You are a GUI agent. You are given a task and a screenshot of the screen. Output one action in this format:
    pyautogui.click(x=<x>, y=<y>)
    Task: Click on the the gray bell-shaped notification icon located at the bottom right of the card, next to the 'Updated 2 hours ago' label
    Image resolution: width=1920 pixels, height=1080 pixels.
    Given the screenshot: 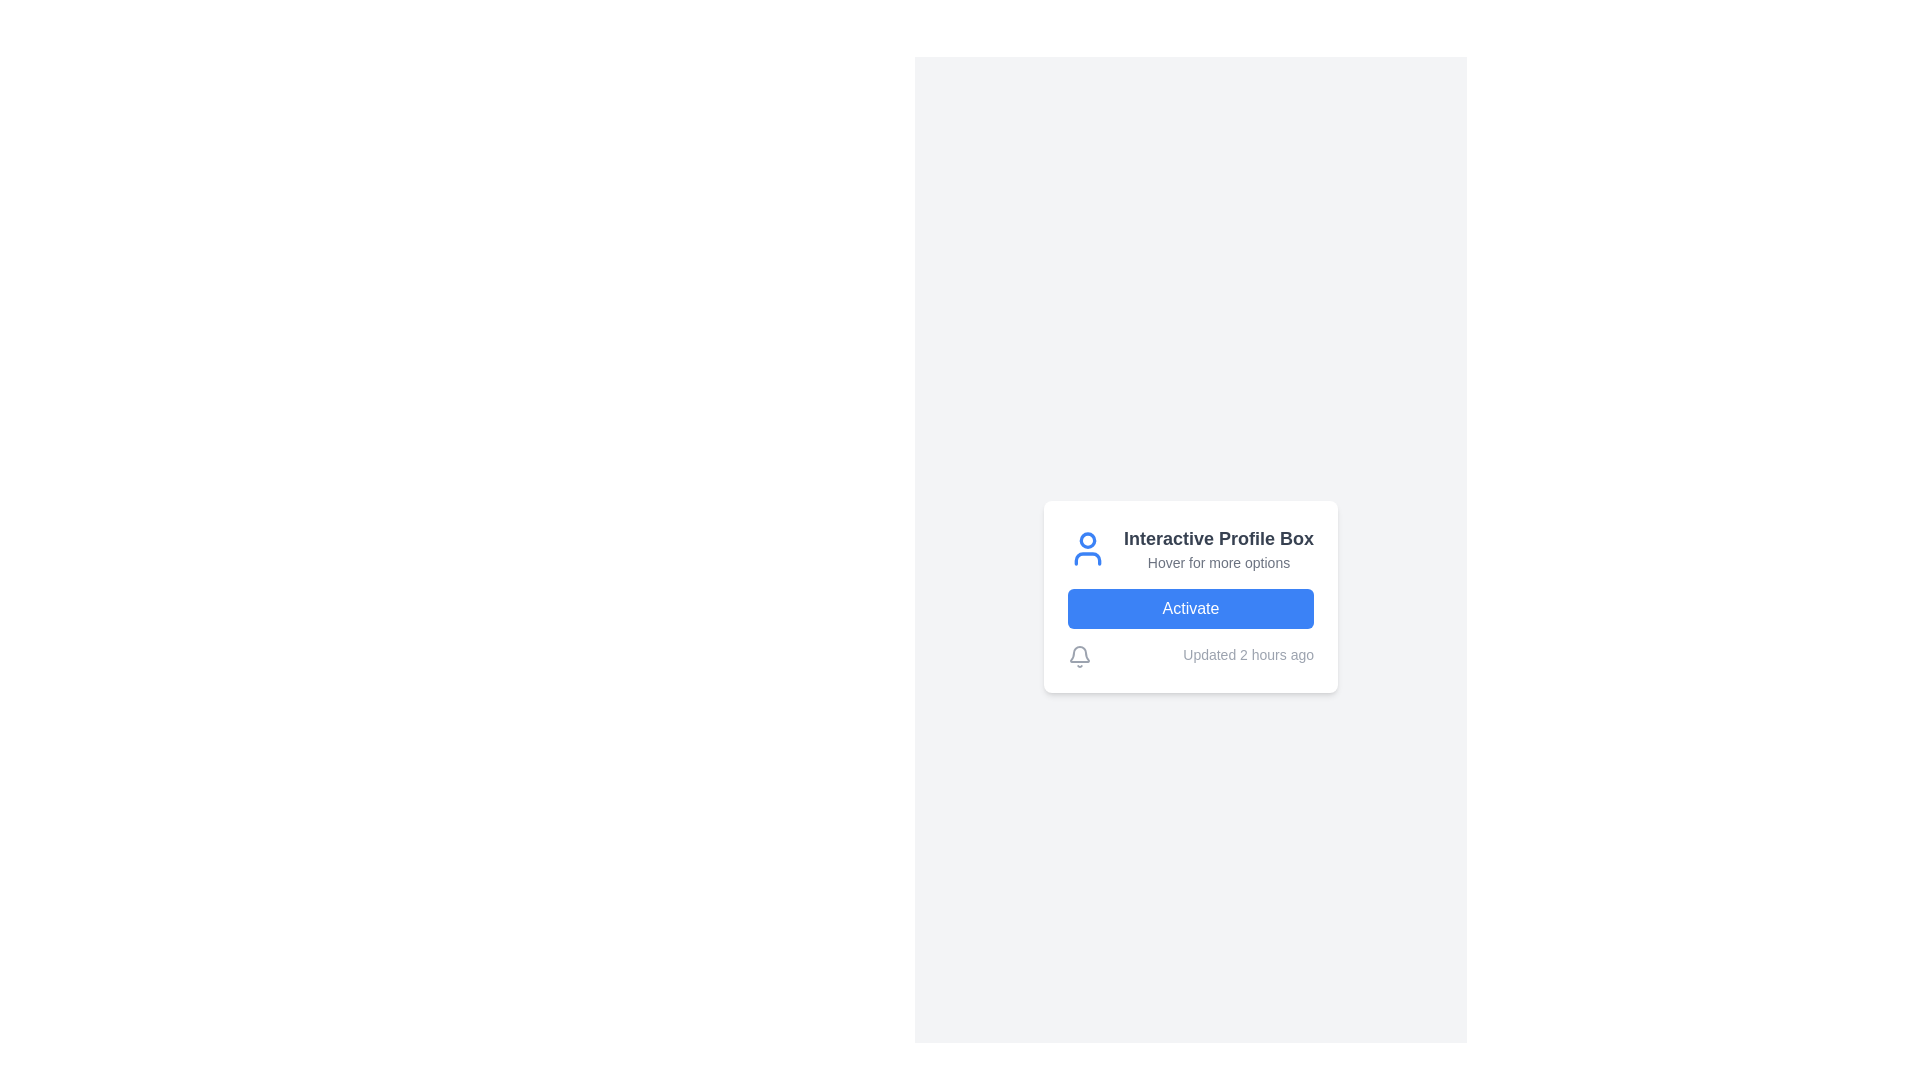 What is the action you would take?
    pyautogui.click(x=1079, y=656)
    